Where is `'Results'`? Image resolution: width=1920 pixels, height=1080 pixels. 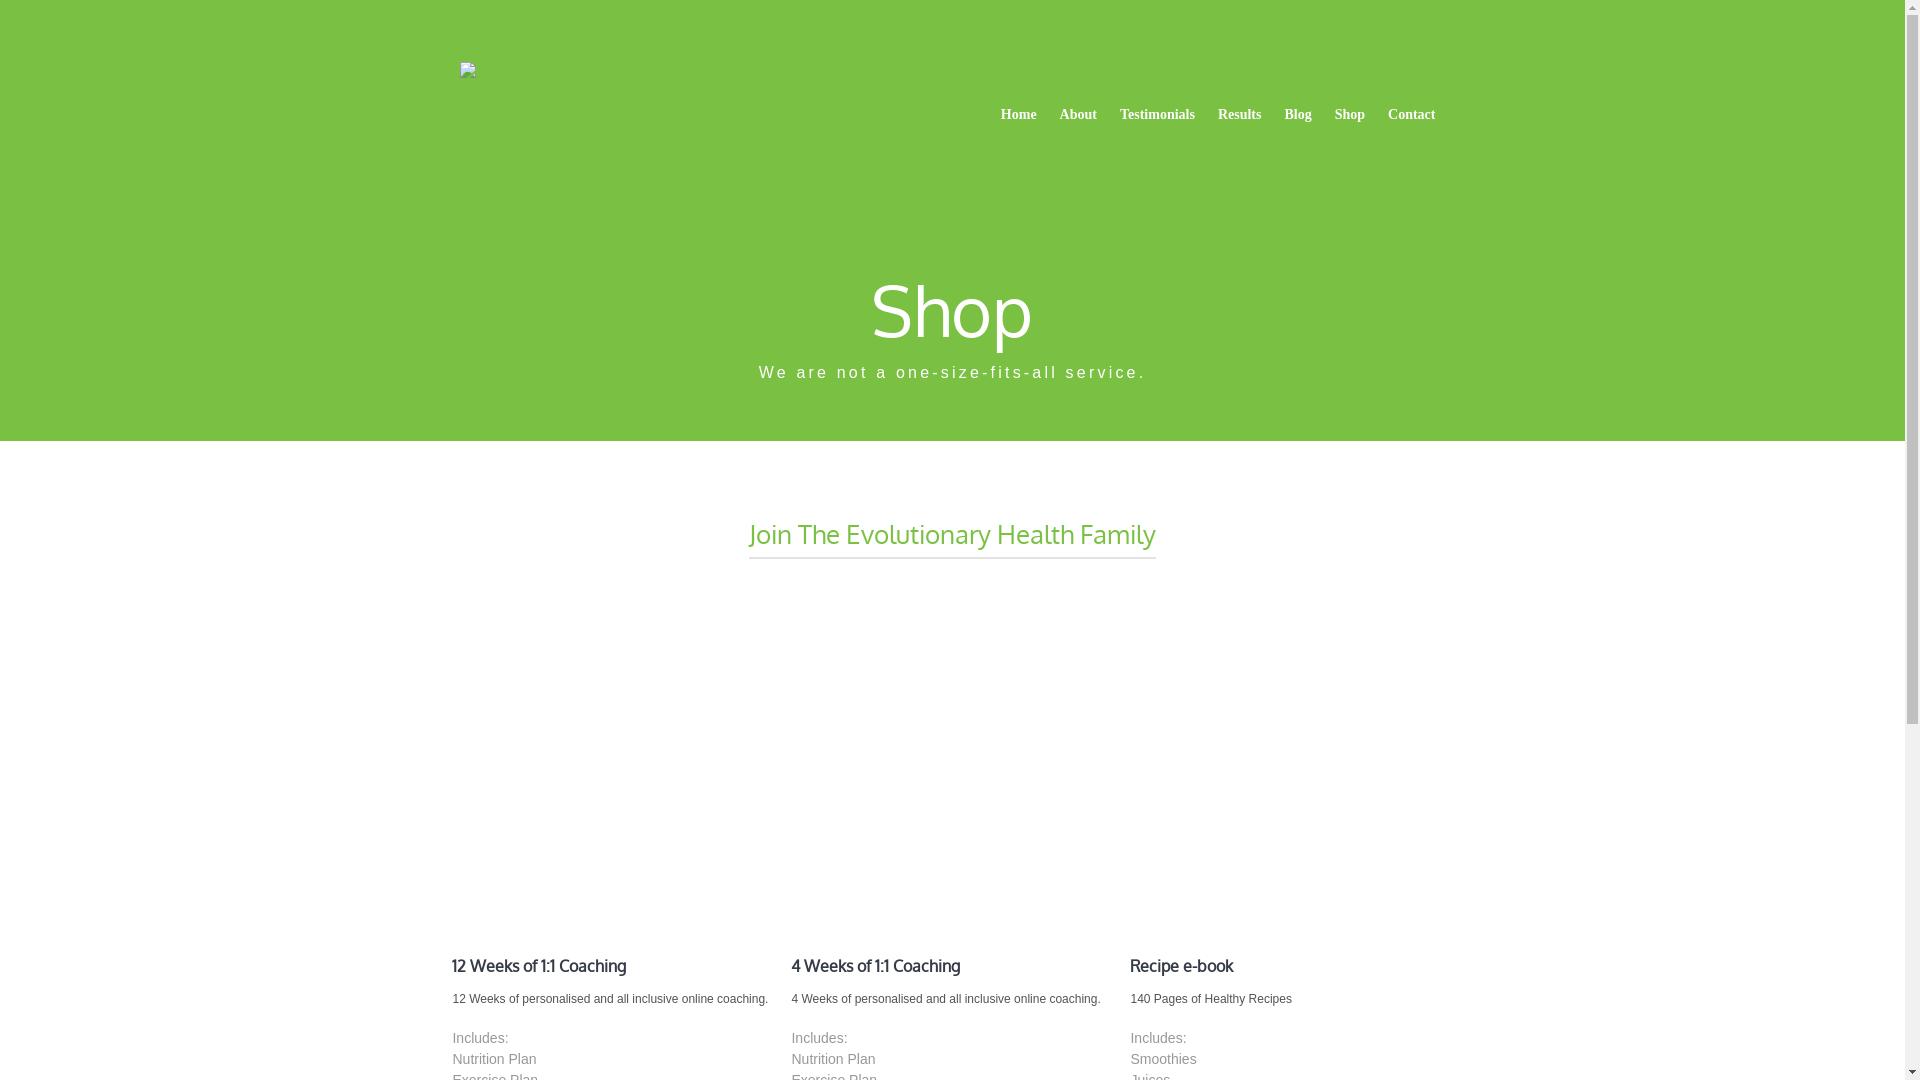 'Results' is located at coordinates (1207, 115).